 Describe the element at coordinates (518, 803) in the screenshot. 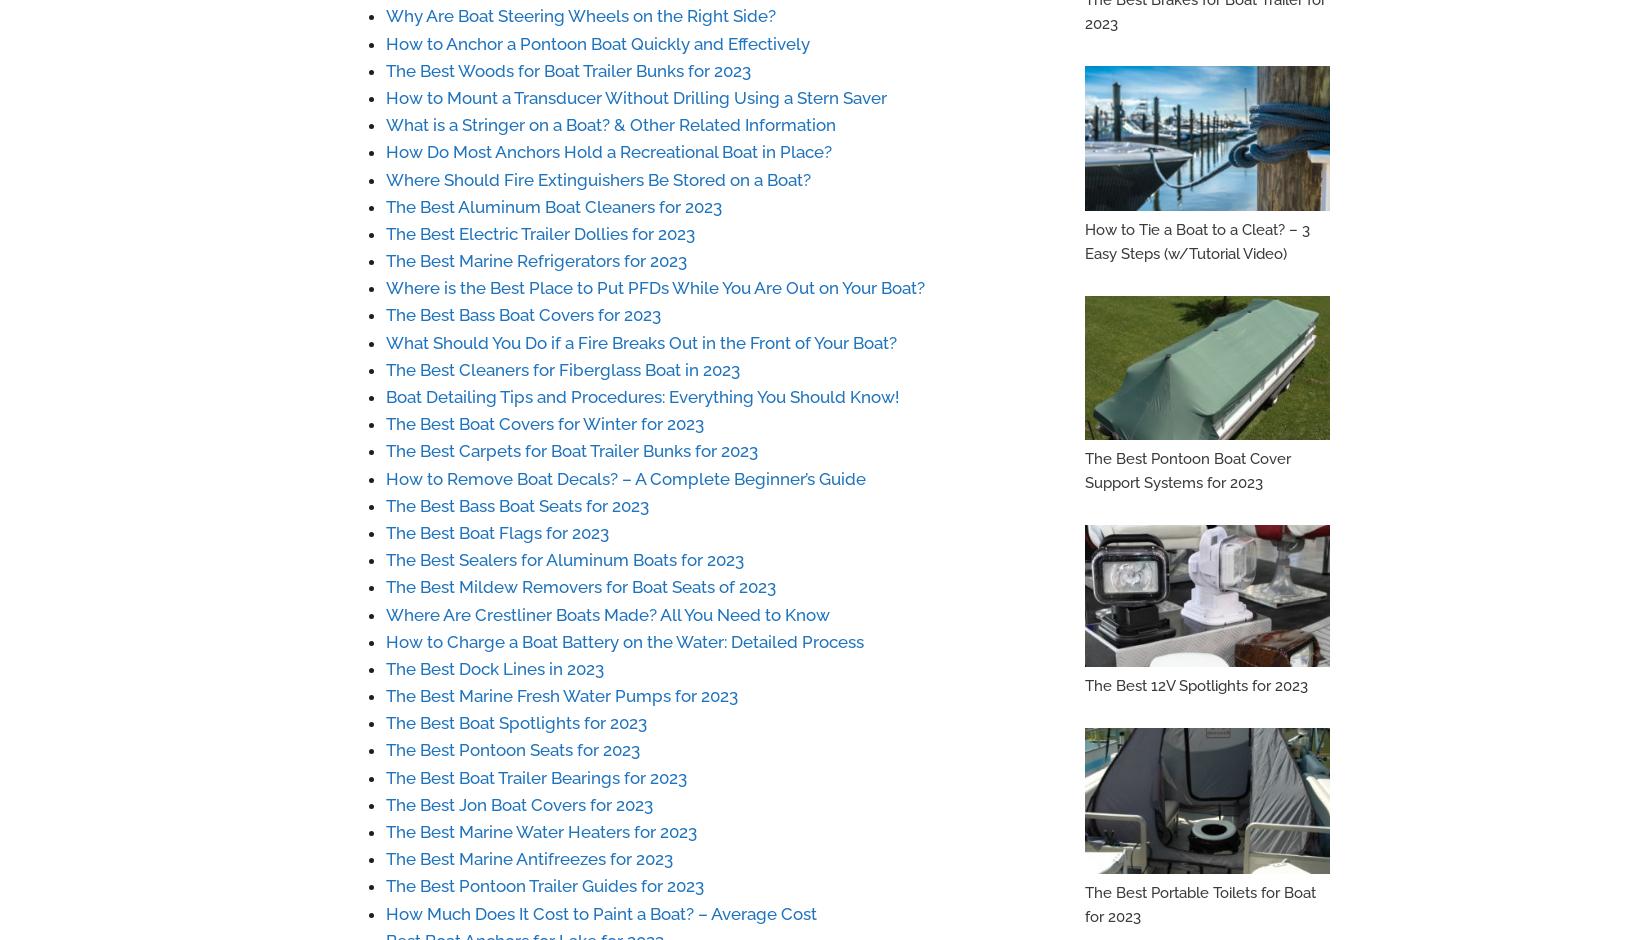

I see `'The Best Jon Boat Covers for 2023'` at that location.